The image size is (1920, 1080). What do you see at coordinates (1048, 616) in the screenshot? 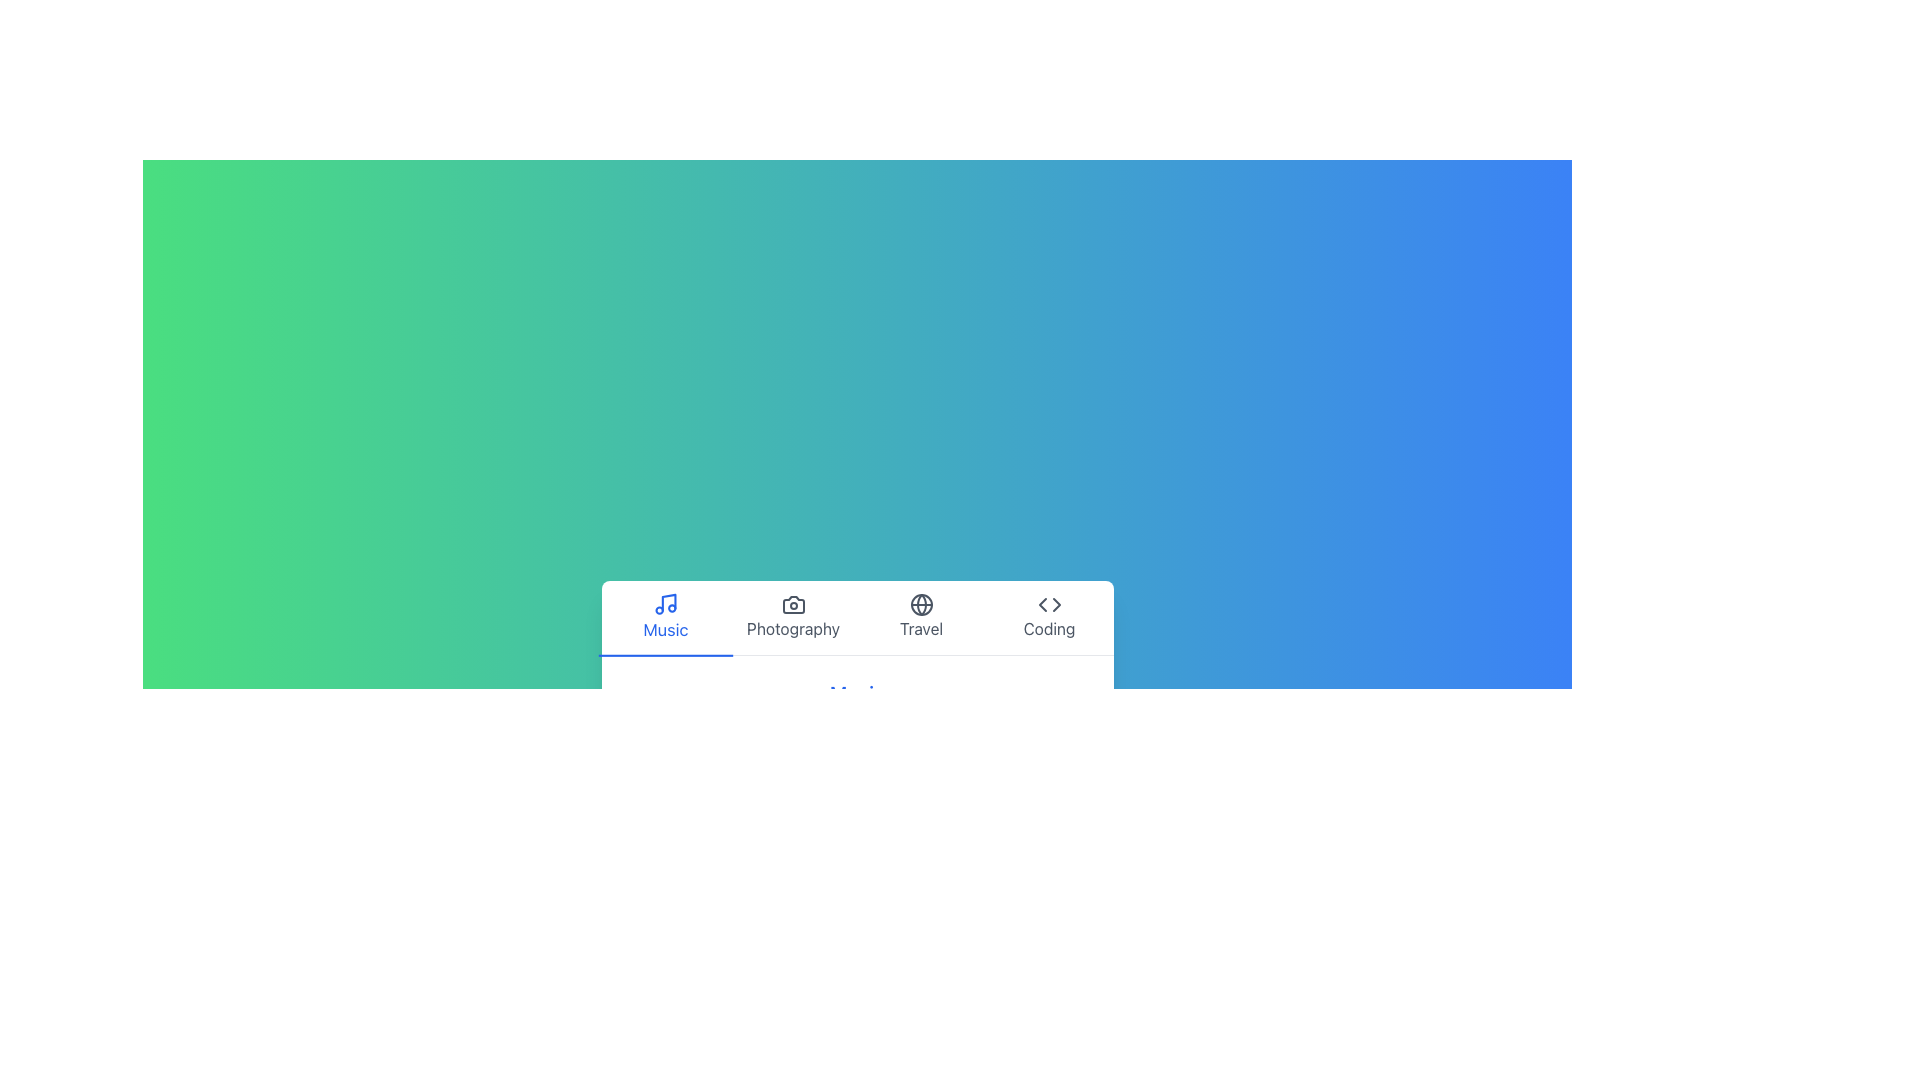
I see `the button labeled 'Coding' with an icon of coding tags '<>'` at bounding box center [1048, 616].